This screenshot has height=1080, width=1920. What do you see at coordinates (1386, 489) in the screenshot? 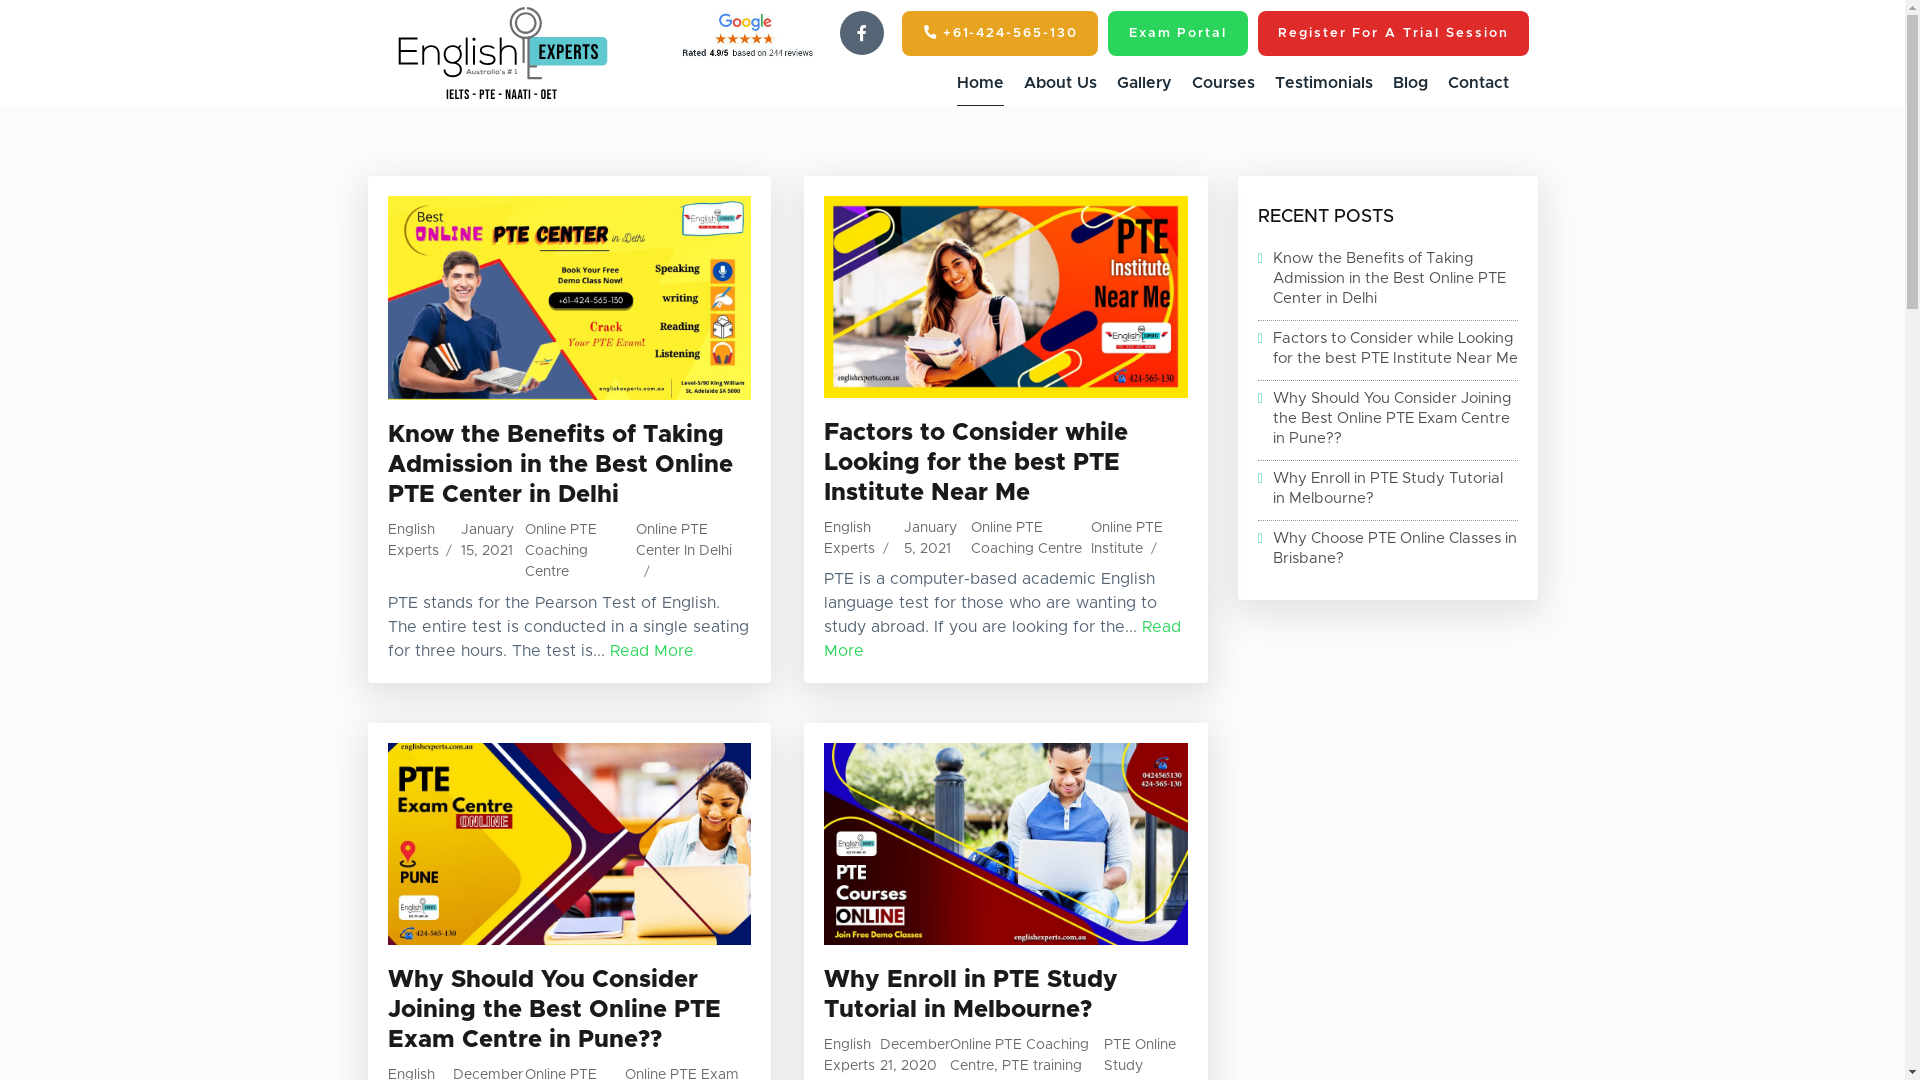
I see `'Why Enroll in PTE Study Tutorial in Melbourne?'` at bounding box center [1386, 489].